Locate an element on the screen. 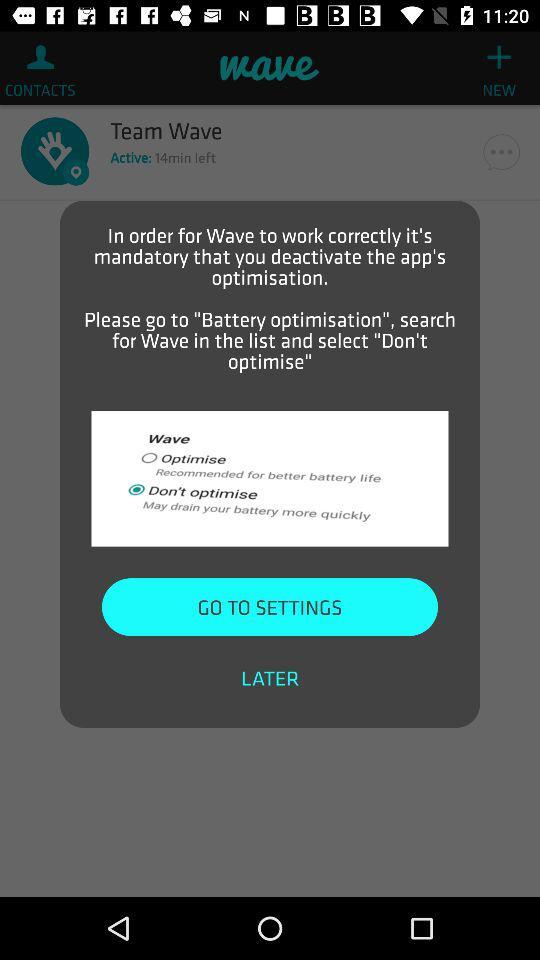  item at the bottom is located at coordinates (270, 678).